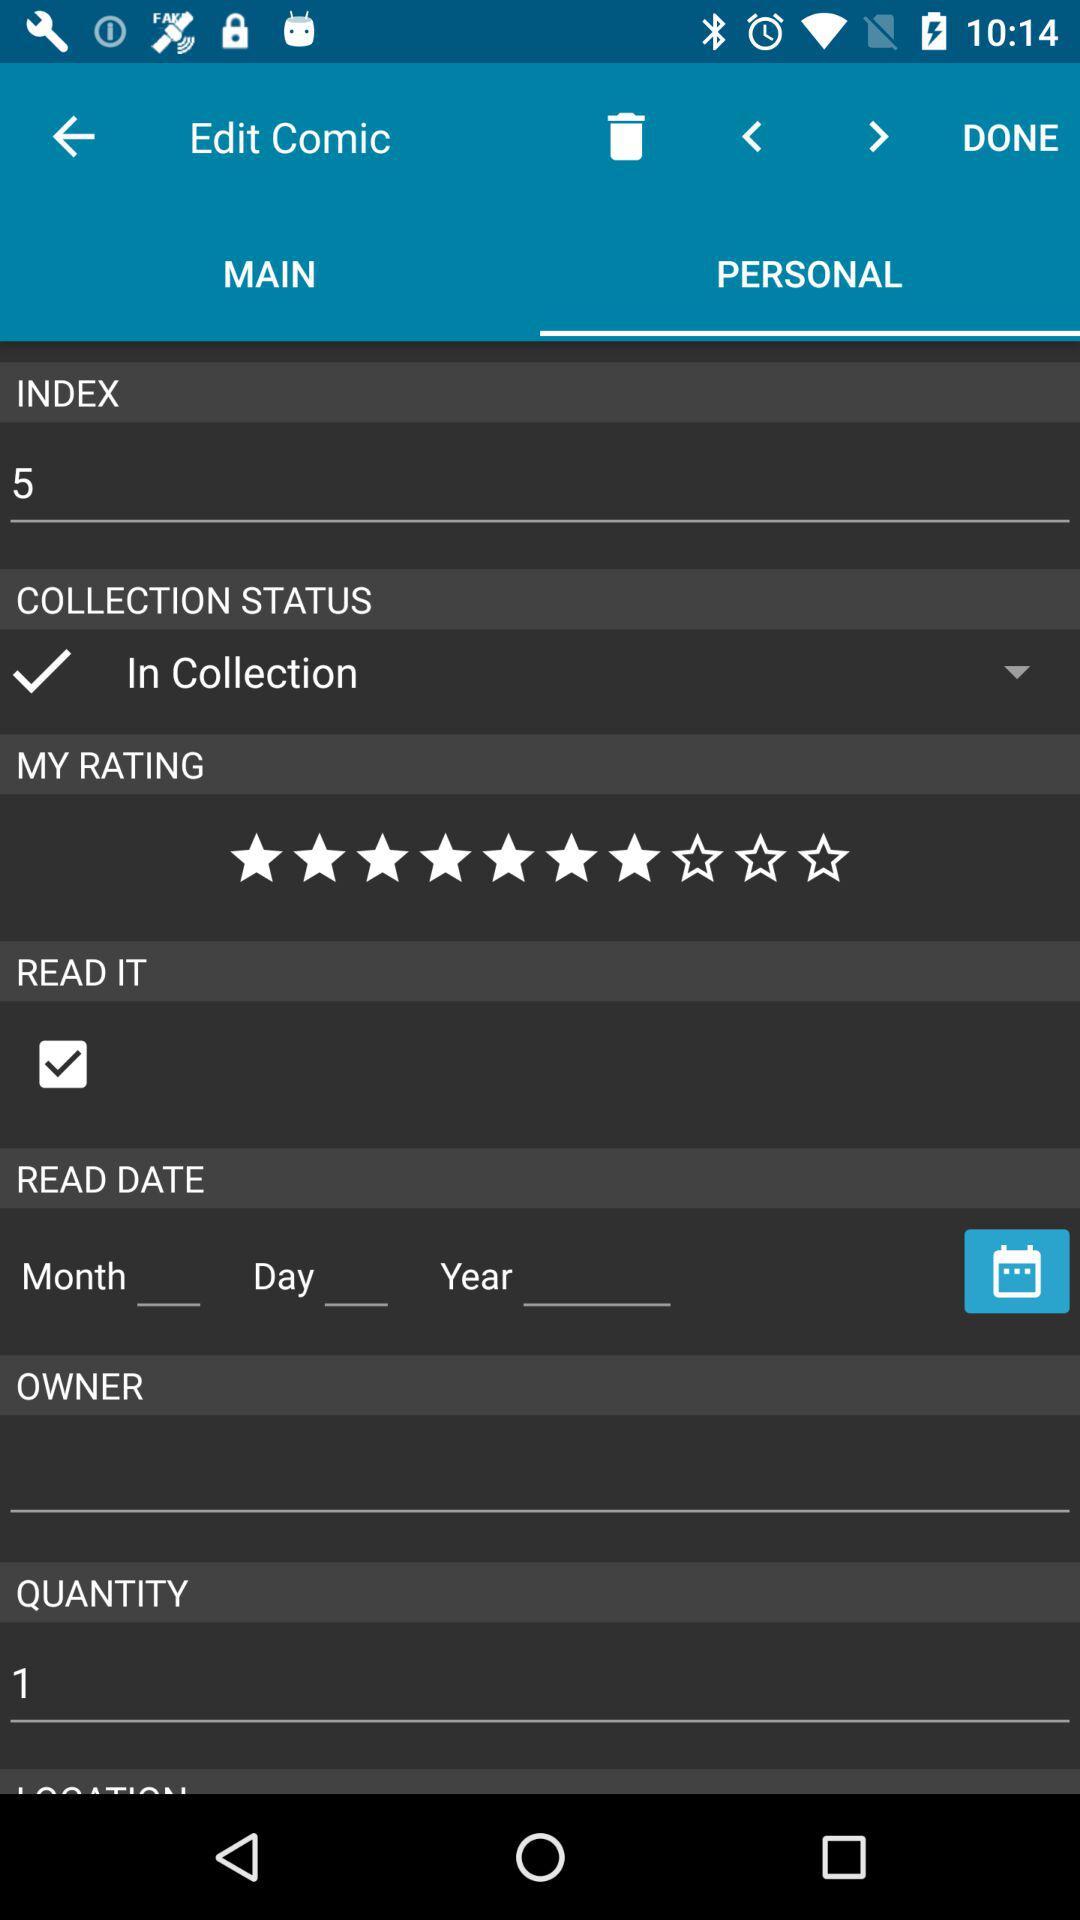 The height and width of the screenshot is (1920, 1080). Describe the element at coordinates (168, 1266) in the screenshot. I see `the text field which is right to the text month` at that location.